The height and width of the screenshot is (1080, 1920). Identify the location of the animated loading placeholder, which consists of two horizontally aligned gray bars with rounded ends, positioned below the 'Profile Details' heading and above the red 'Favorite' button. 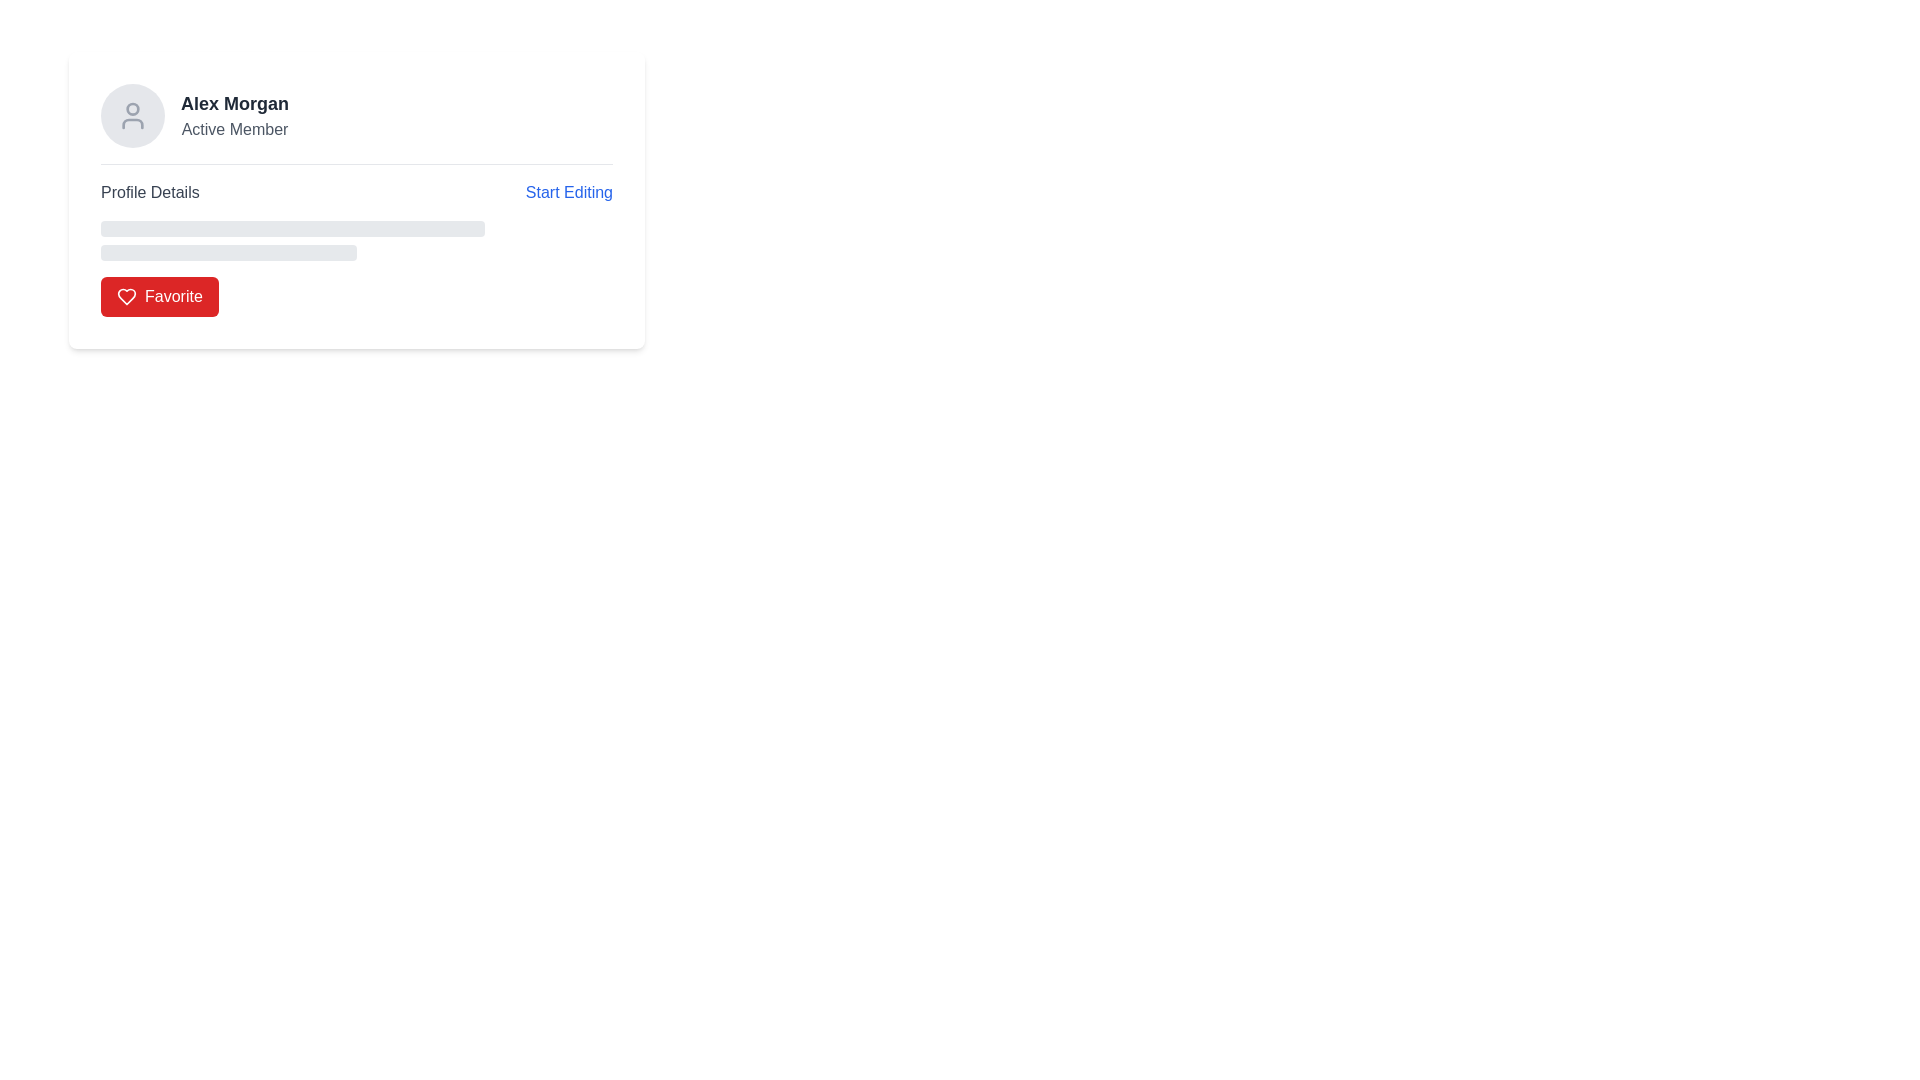
(356, 239).